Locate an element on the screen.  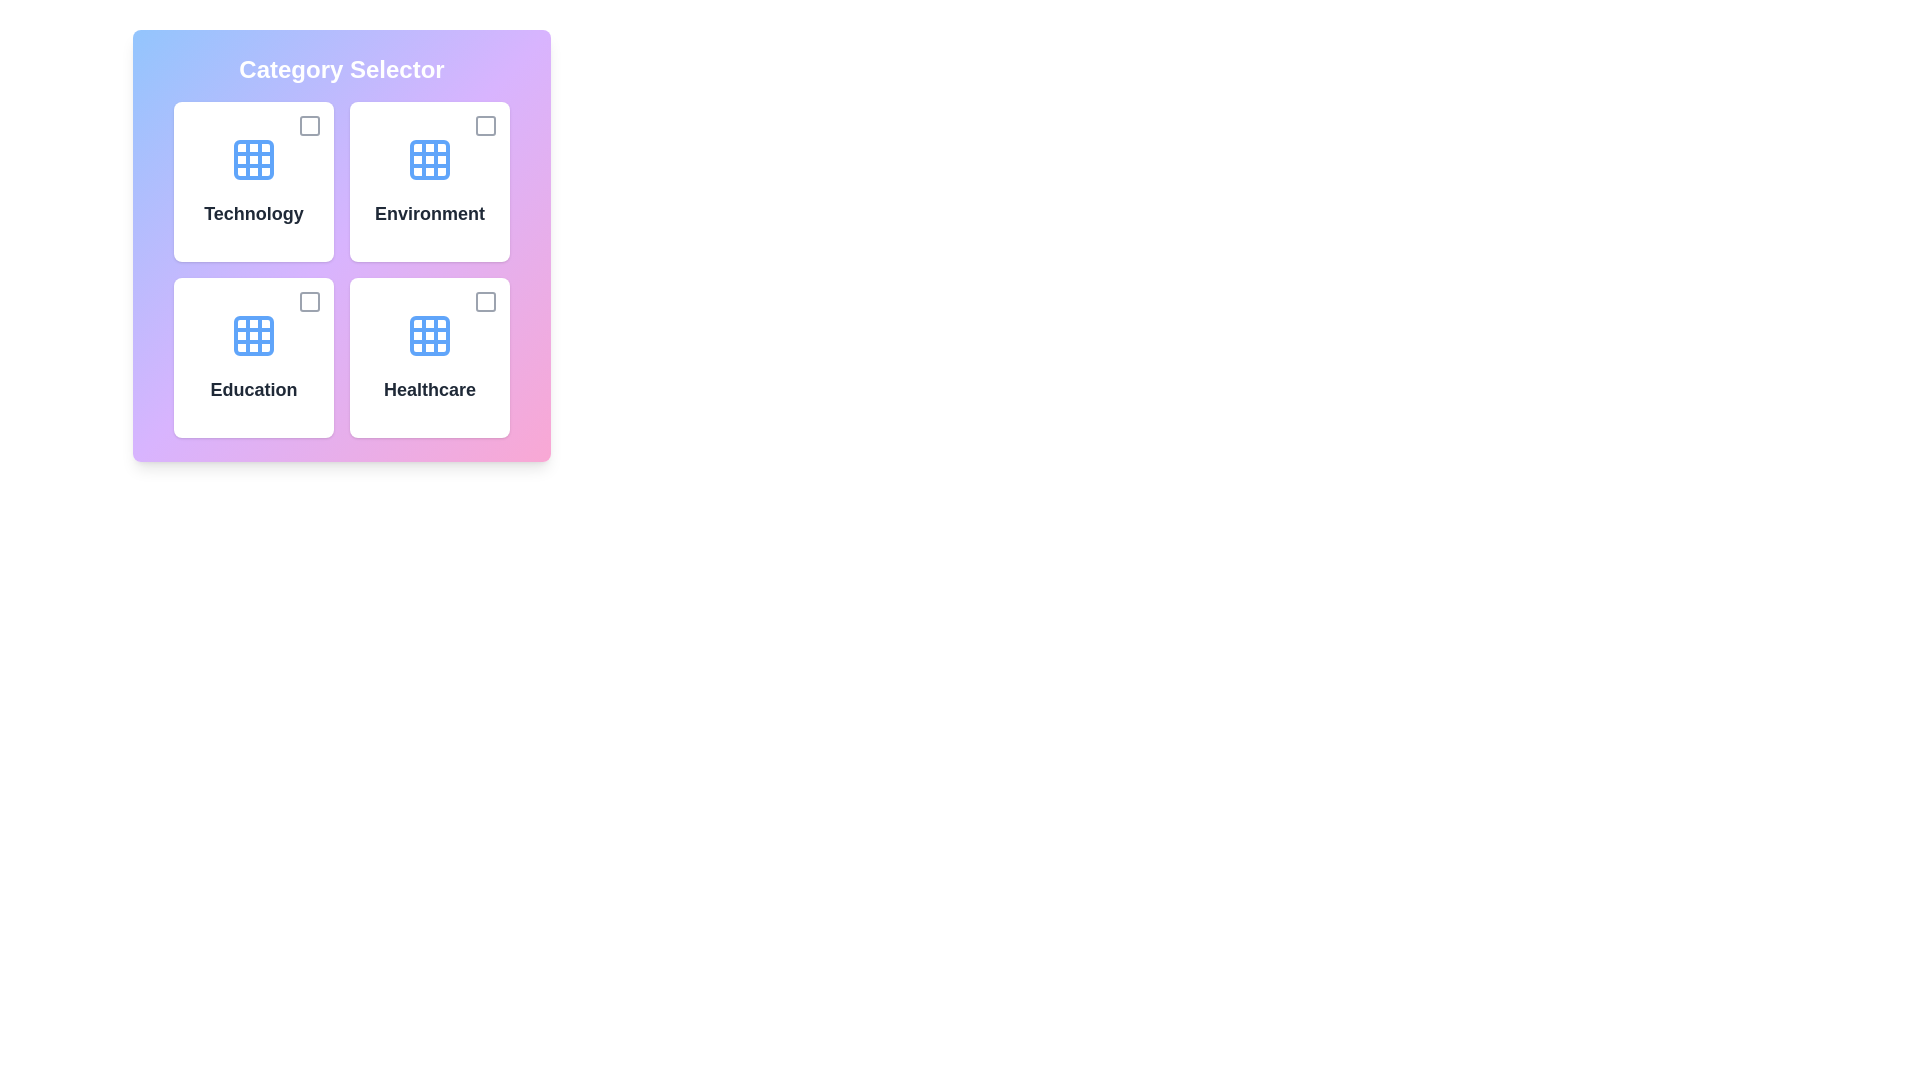
the category card labeled Healthcare to toggle its selection state is located at coordinates (429, 357).